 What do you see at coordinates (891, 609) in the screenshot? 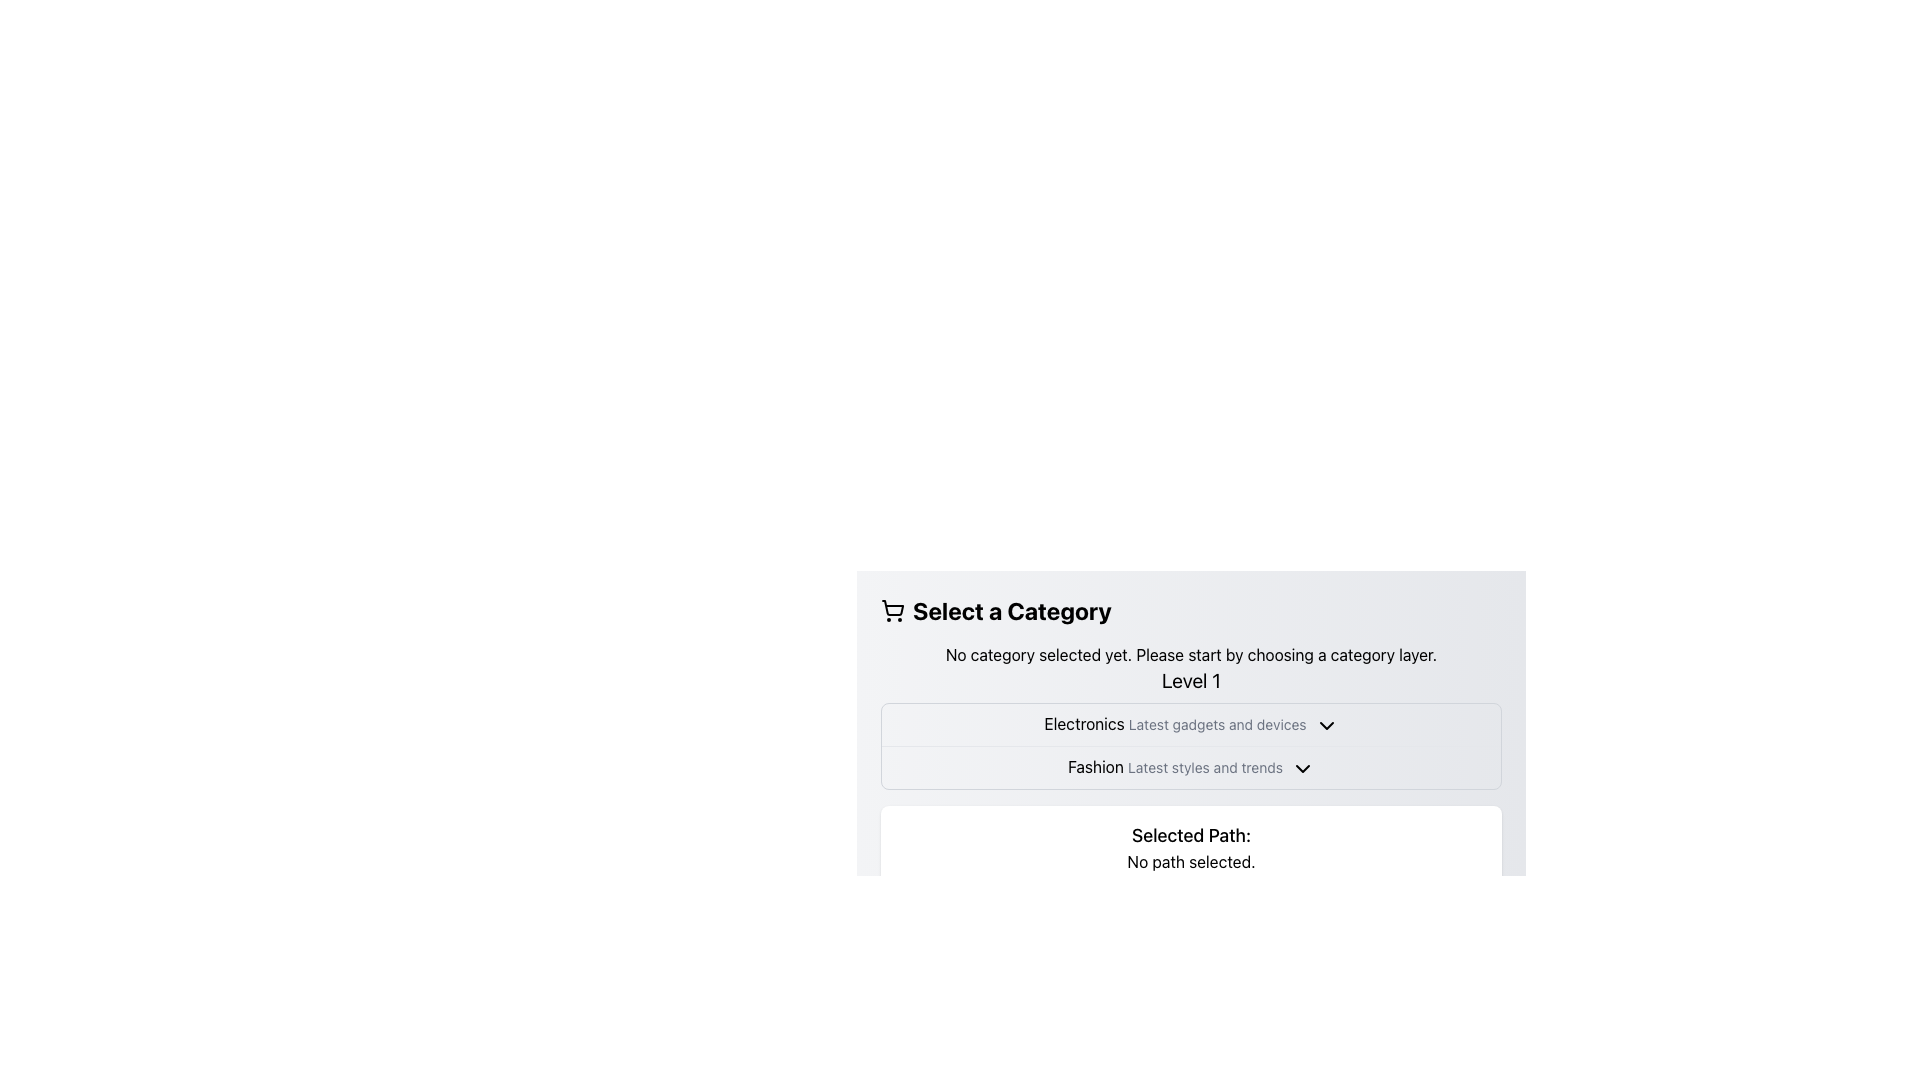
I see `the shopping cart icon located to the left of the 'Select a Category' header text` at bounding box center [891, 609].